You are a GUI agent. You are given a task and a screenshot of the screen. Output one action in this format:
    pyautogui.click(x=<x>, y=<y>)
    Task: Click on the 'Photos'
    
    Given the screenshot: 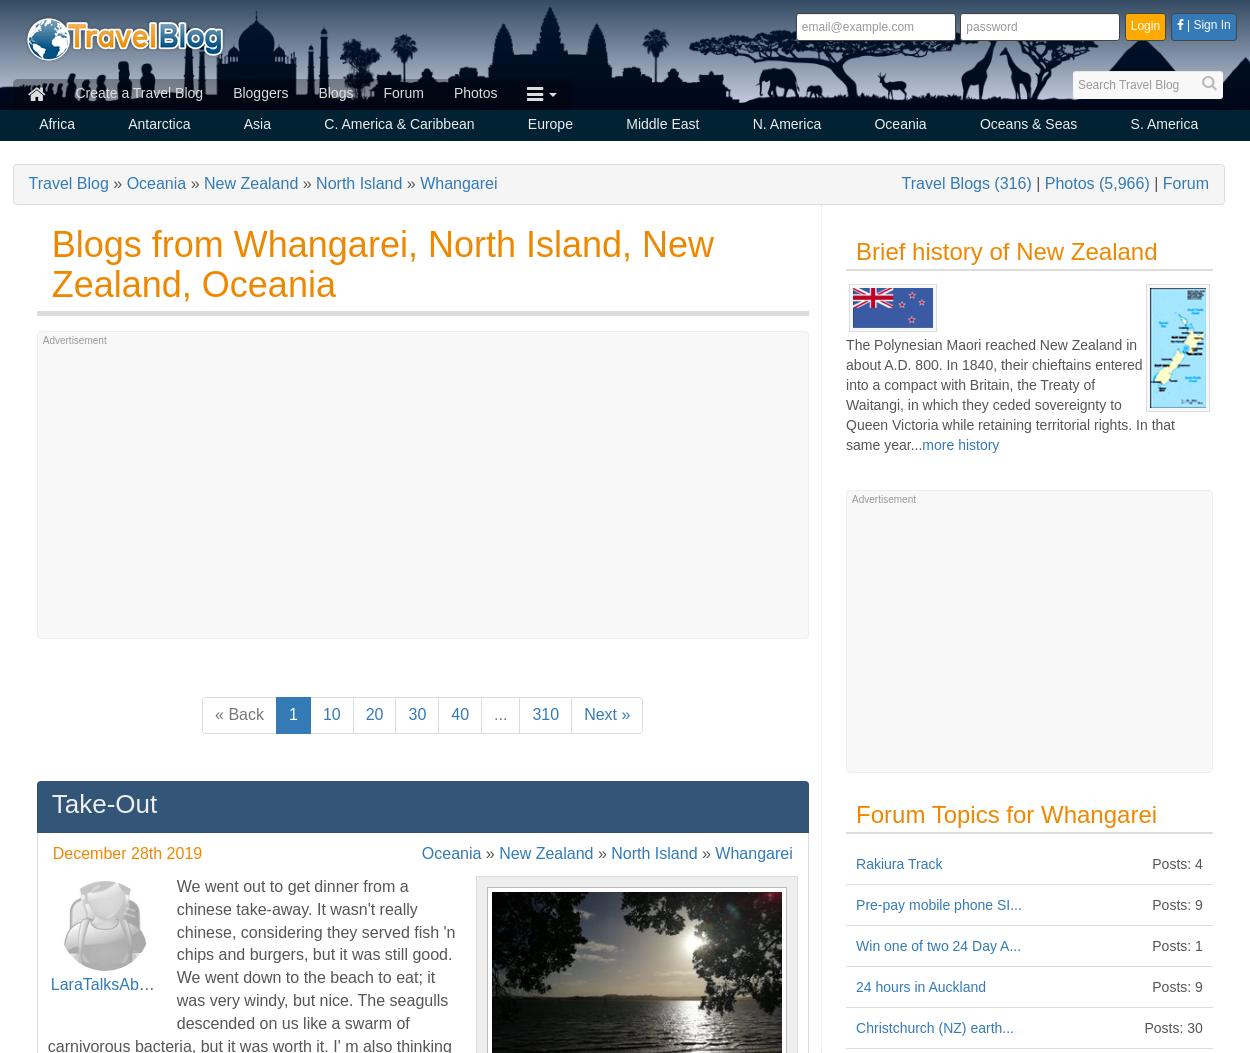 What is the action you would take?
    pyautogui.click(x=474, y=91)
    